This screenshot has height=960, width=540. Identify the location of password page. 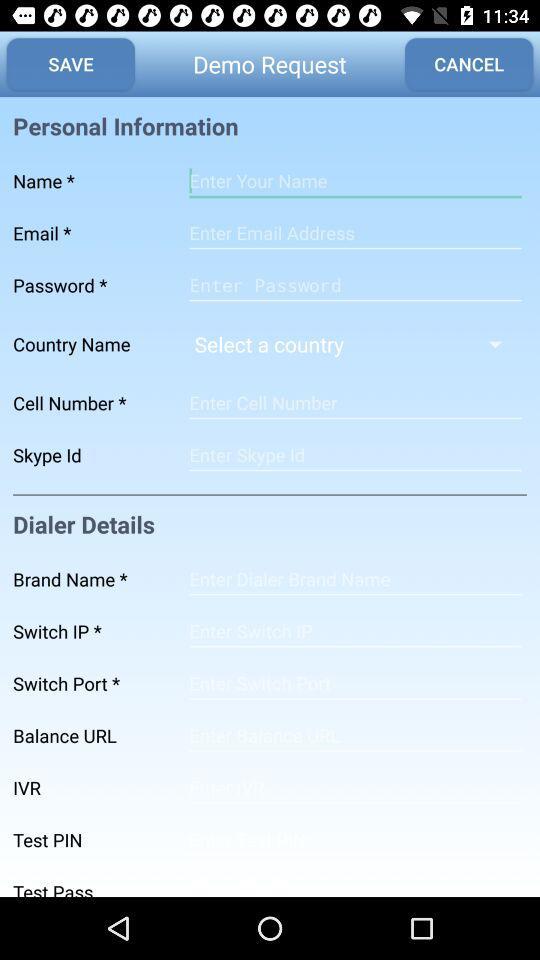
(354, 284).